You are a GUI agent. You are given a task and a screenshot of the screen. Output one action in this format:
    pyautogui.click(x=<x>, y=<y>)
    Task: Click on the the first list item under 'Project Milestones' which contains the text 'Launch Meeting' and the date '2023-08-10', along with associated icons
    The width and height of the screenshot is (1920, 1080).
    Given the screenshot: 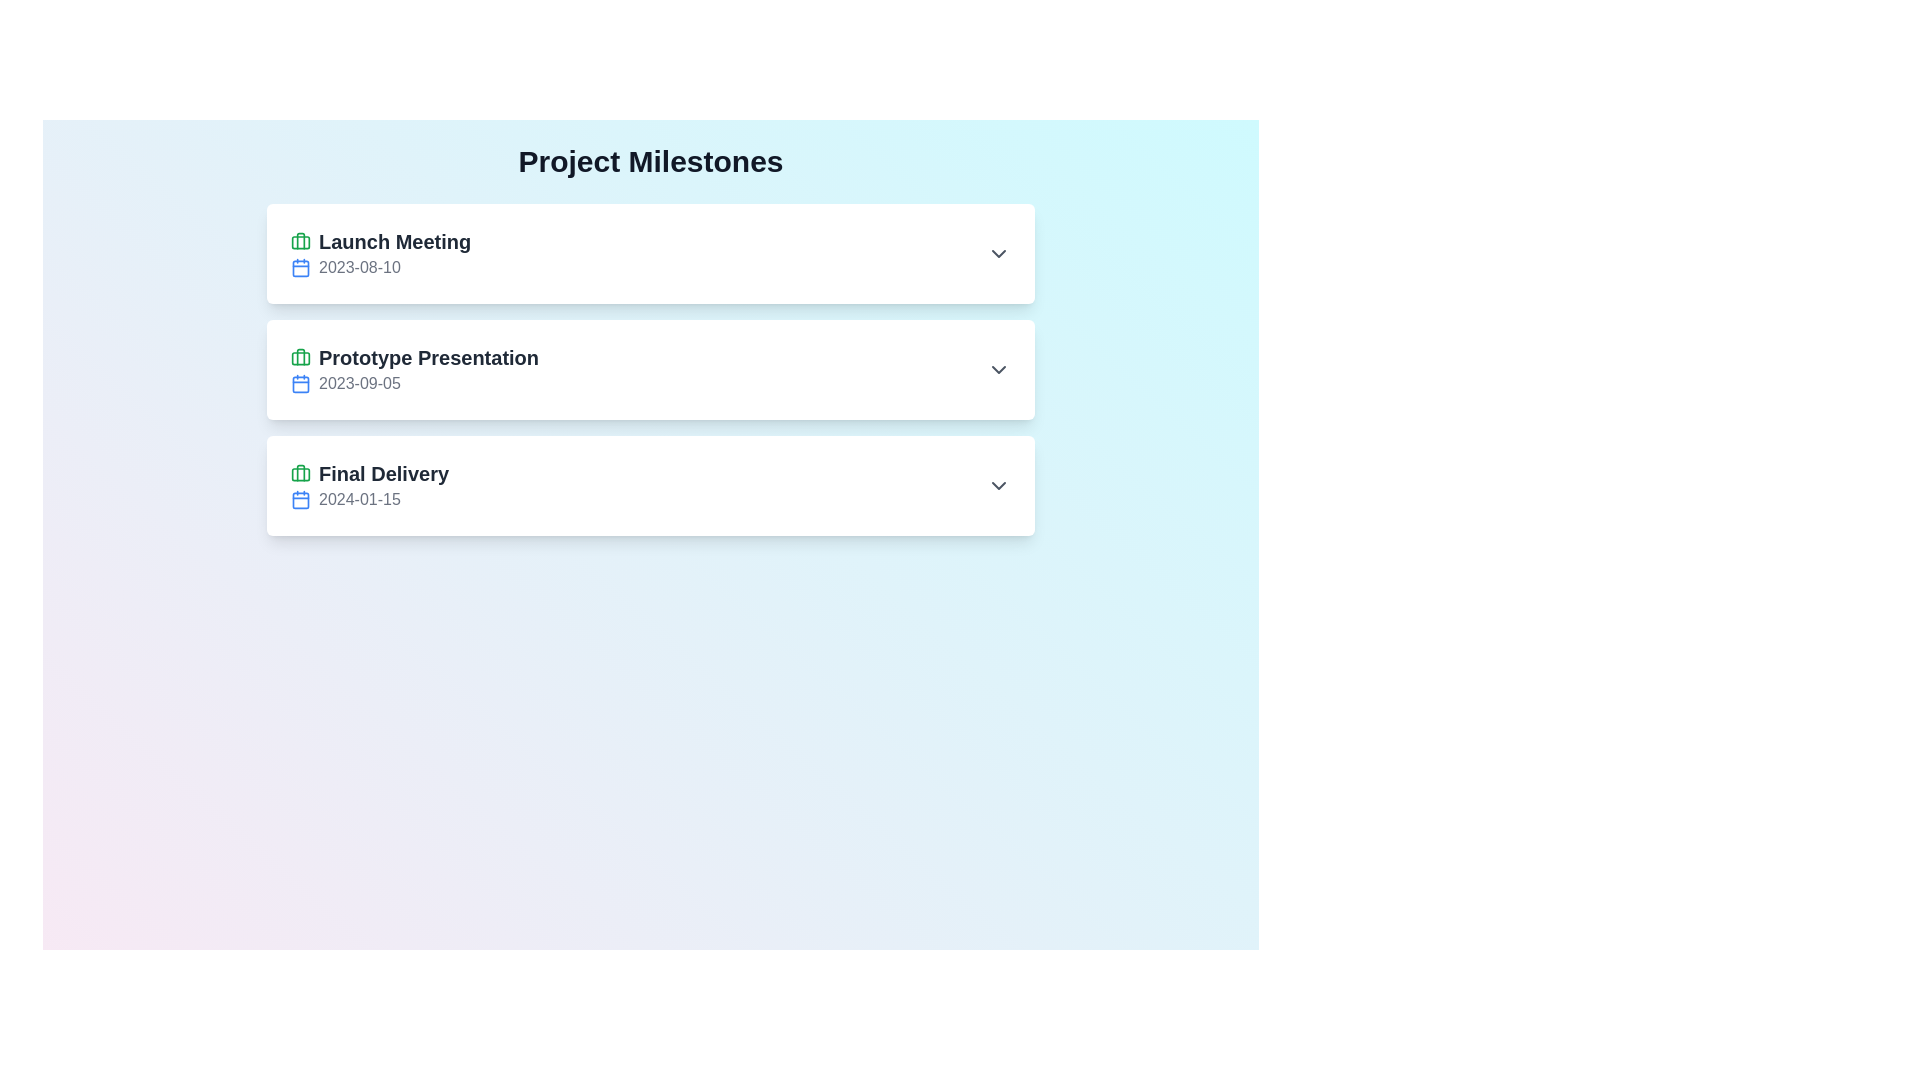 What is the action you would take?
    pyautogui.click(x=381, y=253)
    